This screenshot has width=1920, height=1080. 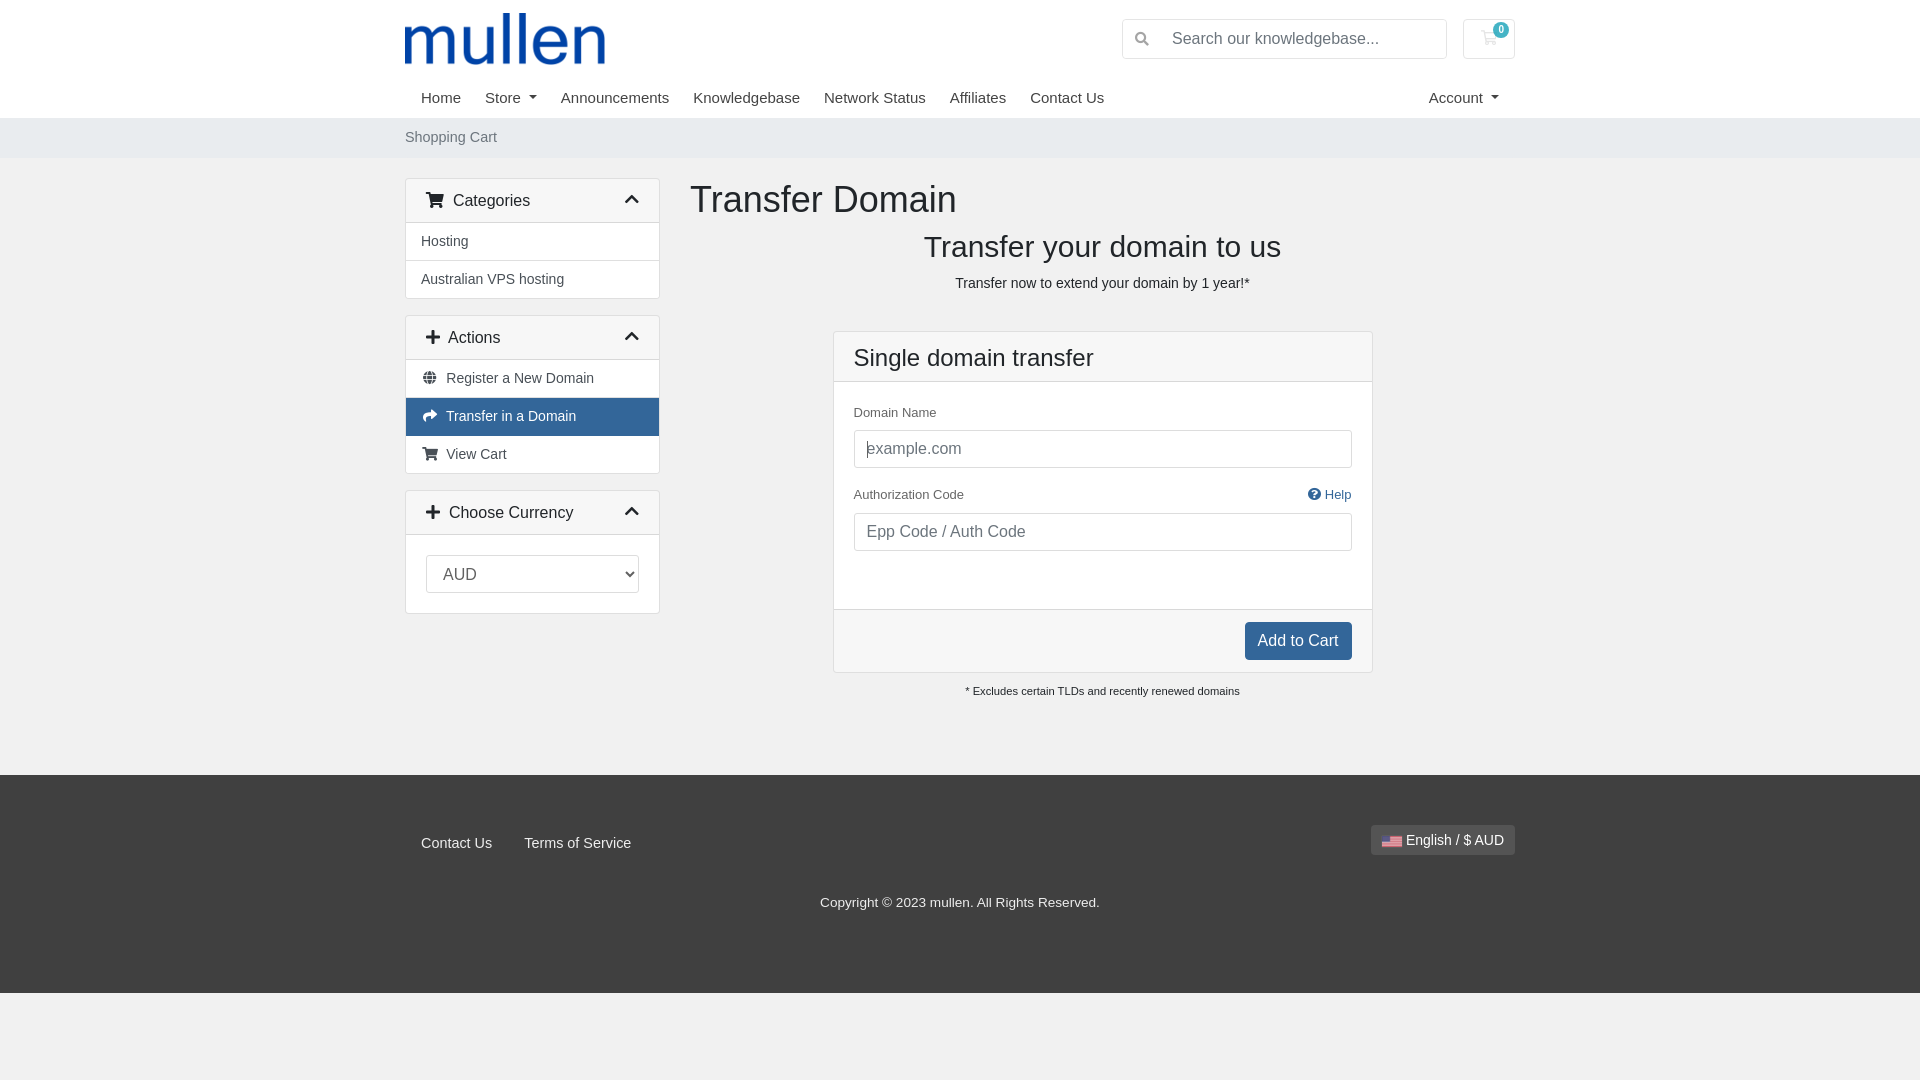 What do you see at coordinates (523, 97) in the screenshot?
I see `'Store'` at bounding box center [523, 97].